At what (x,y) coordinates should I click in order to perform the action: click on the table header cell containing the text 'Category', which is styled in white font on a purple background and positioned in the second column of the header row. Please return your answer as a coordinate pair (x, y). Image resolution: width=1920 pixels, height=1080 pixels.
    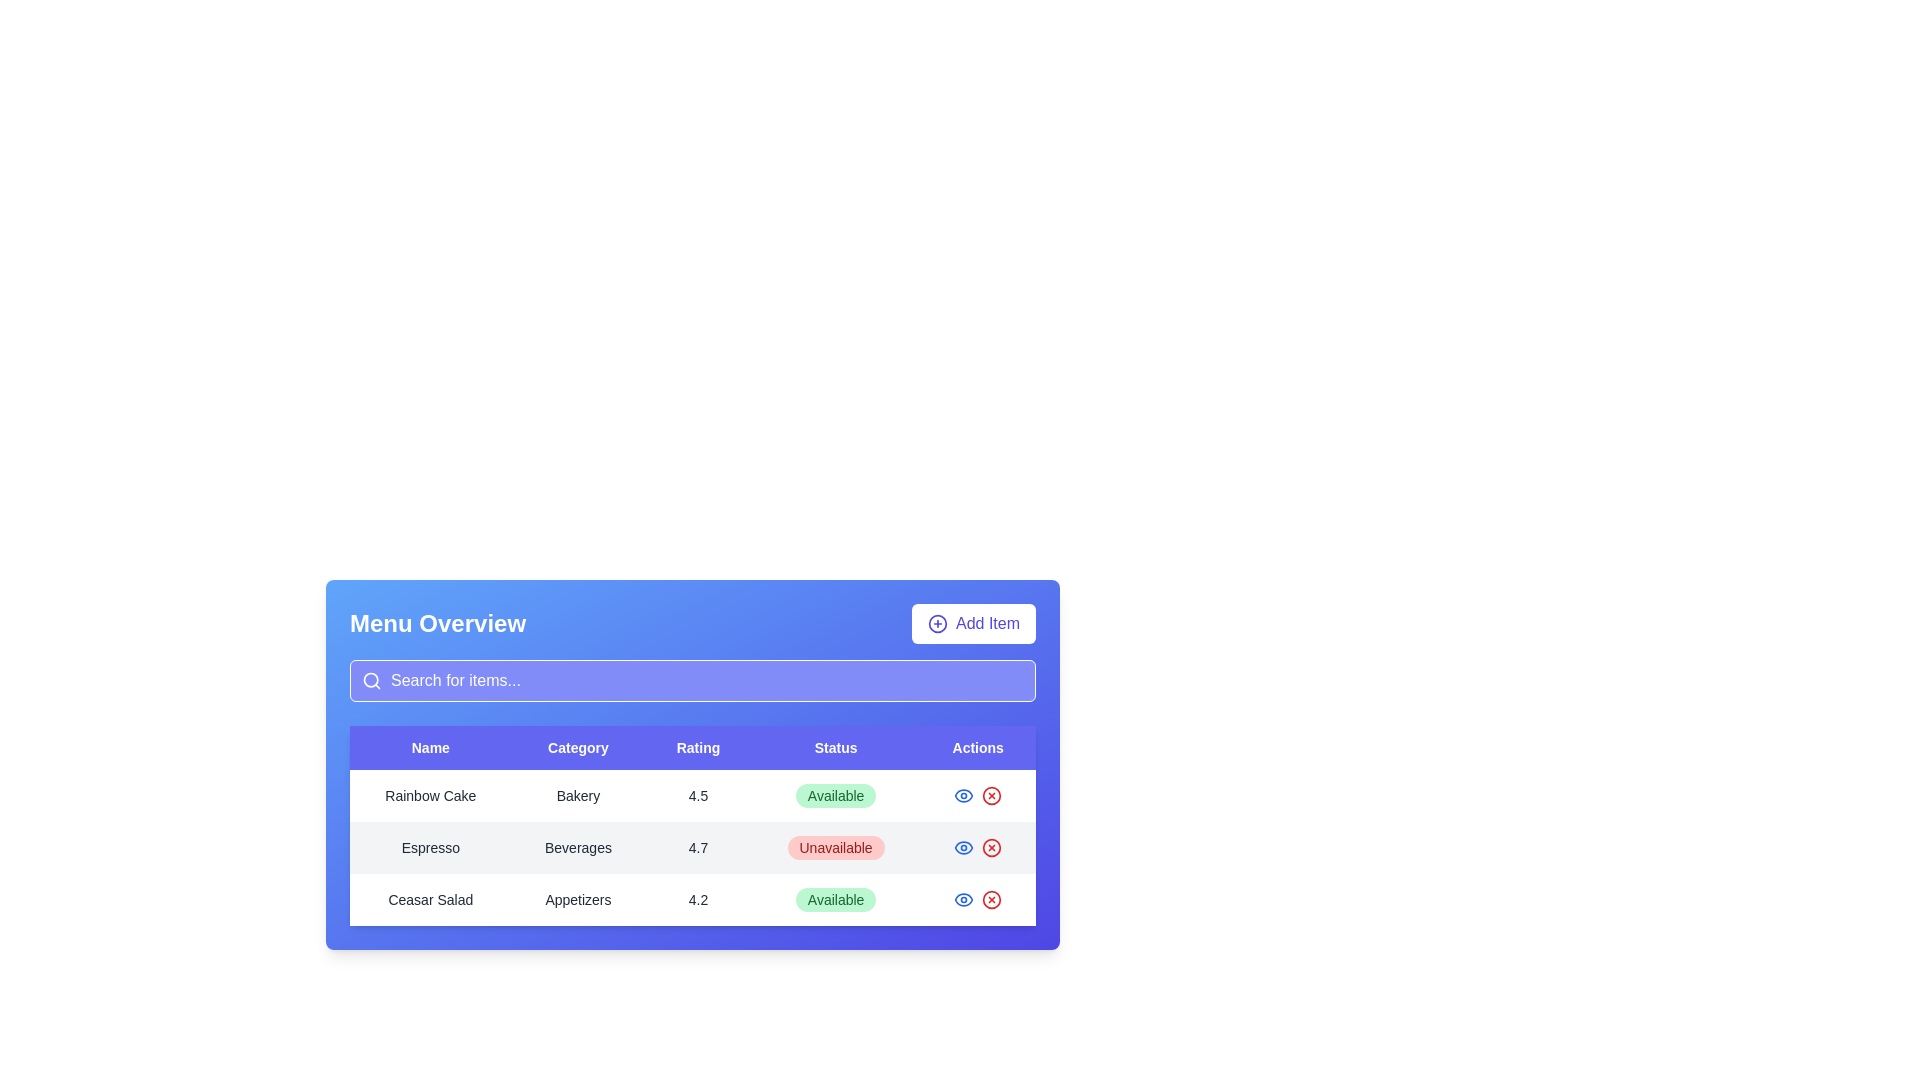
    Looking at the image, I should click on (577, 748).